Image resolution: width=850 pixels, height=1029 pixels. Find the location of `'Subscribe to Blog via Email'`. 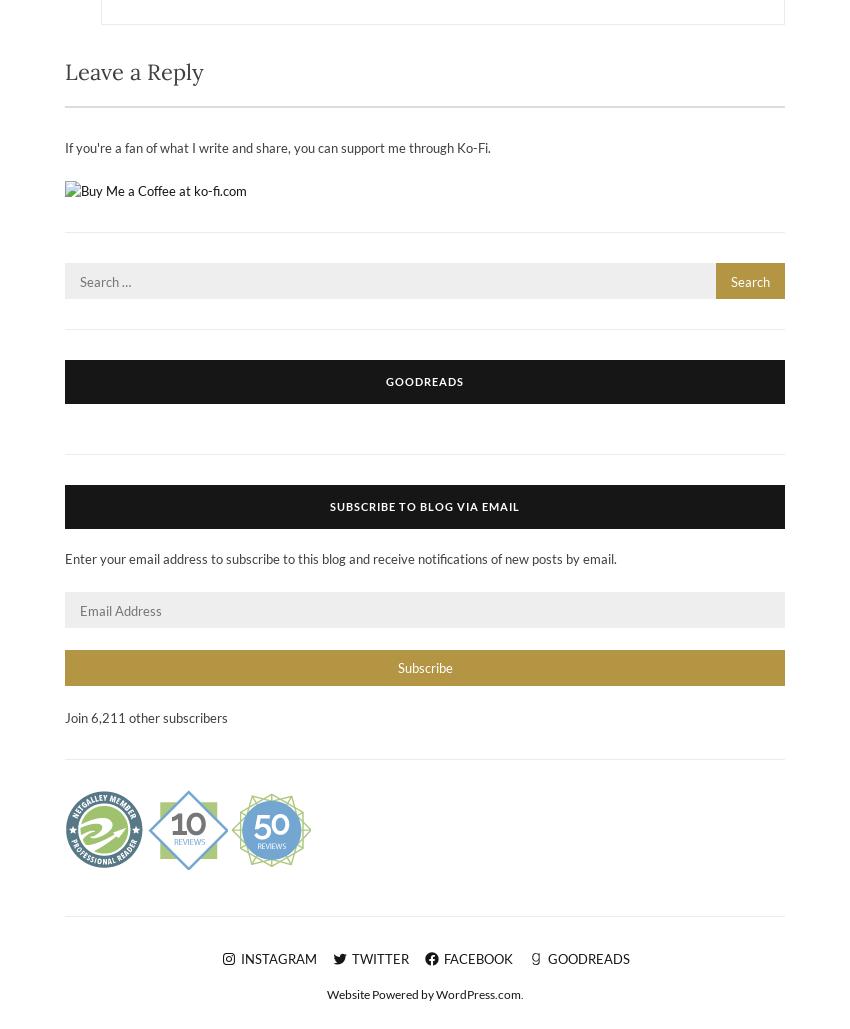

'Subscribe to Blog via Email' is located at coordinates (425, 505).